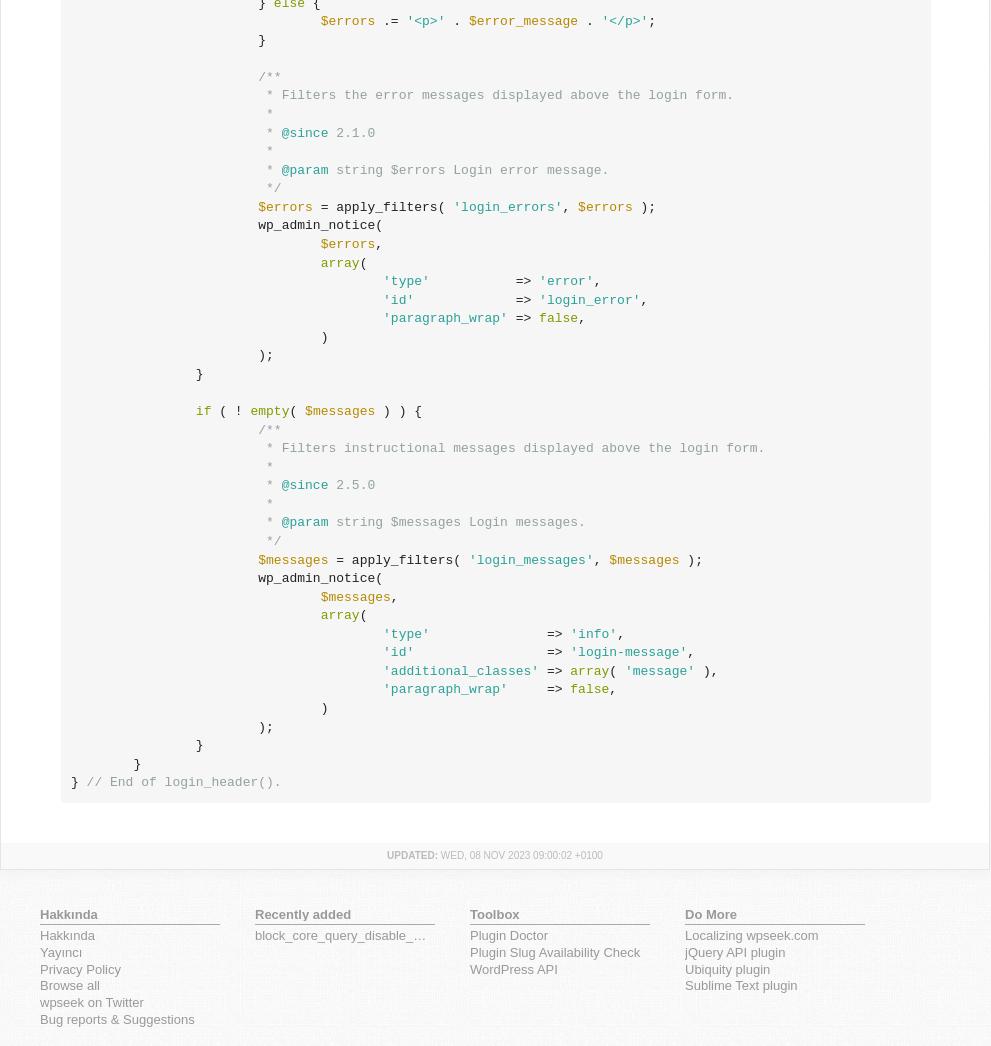 This screenshot has height=1046, width=991. I want to click on ',
				)
			);
		}
	}
}', so click(343, 734).